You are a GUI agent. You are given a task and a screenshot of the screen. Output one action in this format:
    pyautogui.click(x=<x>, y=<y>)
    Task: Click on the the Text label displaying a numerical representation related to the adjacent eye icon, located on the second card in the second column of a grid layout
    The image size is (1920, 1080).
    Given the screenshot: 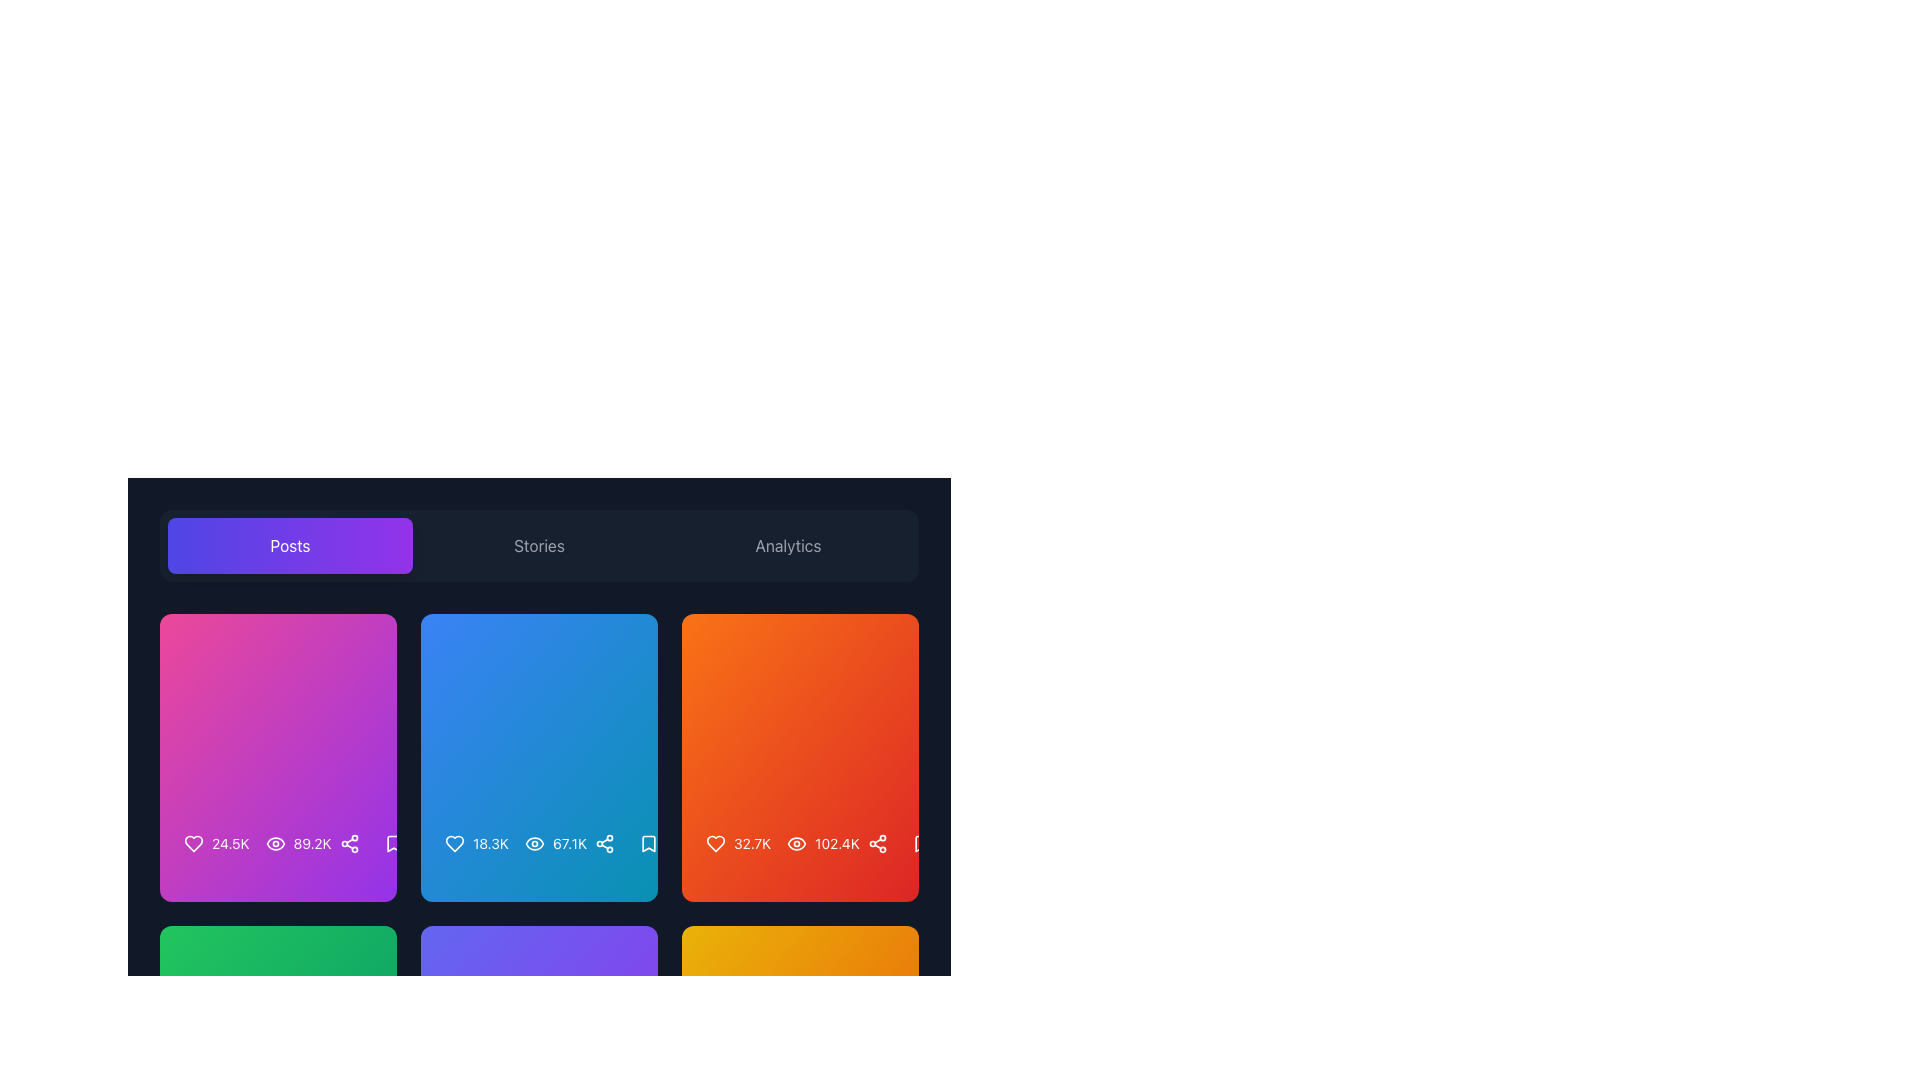 What is the action you would take?
    pyautogui.click(x=569, y=844)
    